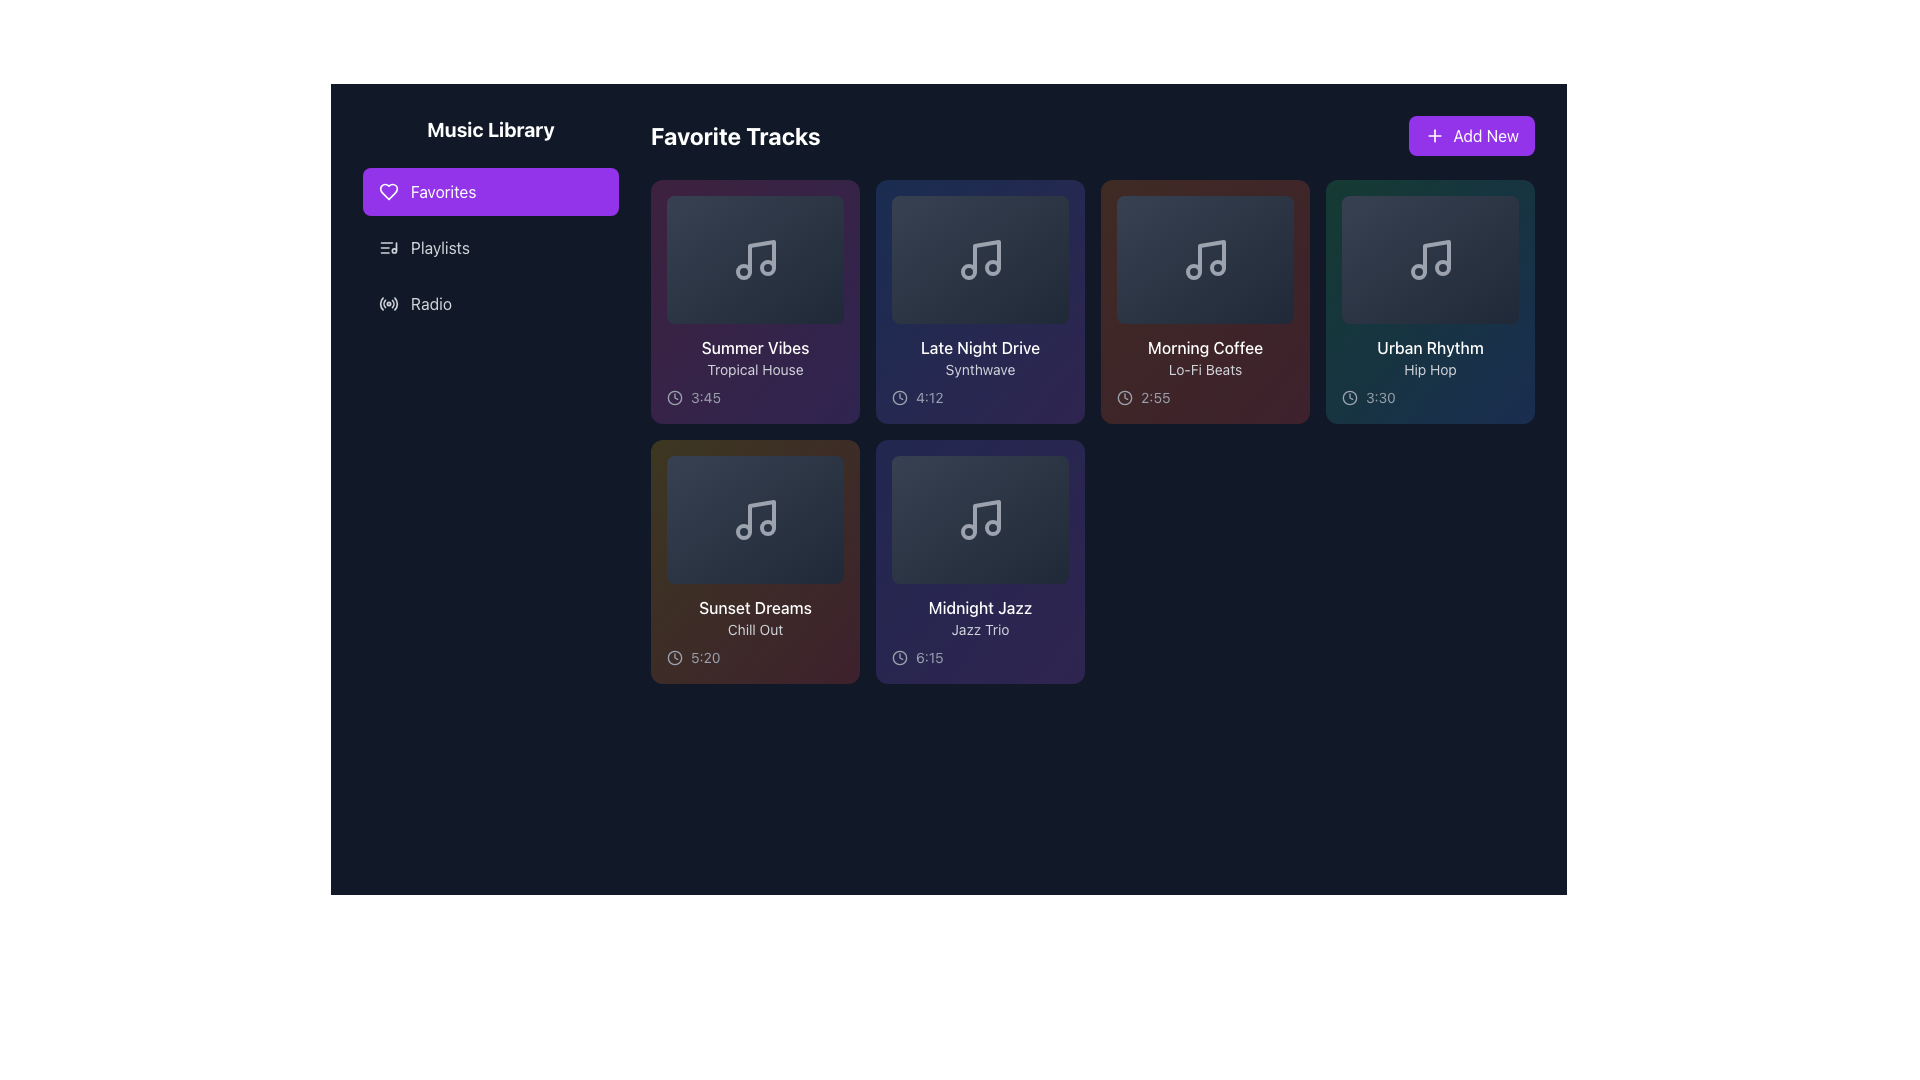 The height and width of the screenshot is (1080, 1920). Describe the element at coordinates (490, 192) in the screenshot. I see `the 'Favorites' button in the 'Music Library' section to change its appearance` at that location.